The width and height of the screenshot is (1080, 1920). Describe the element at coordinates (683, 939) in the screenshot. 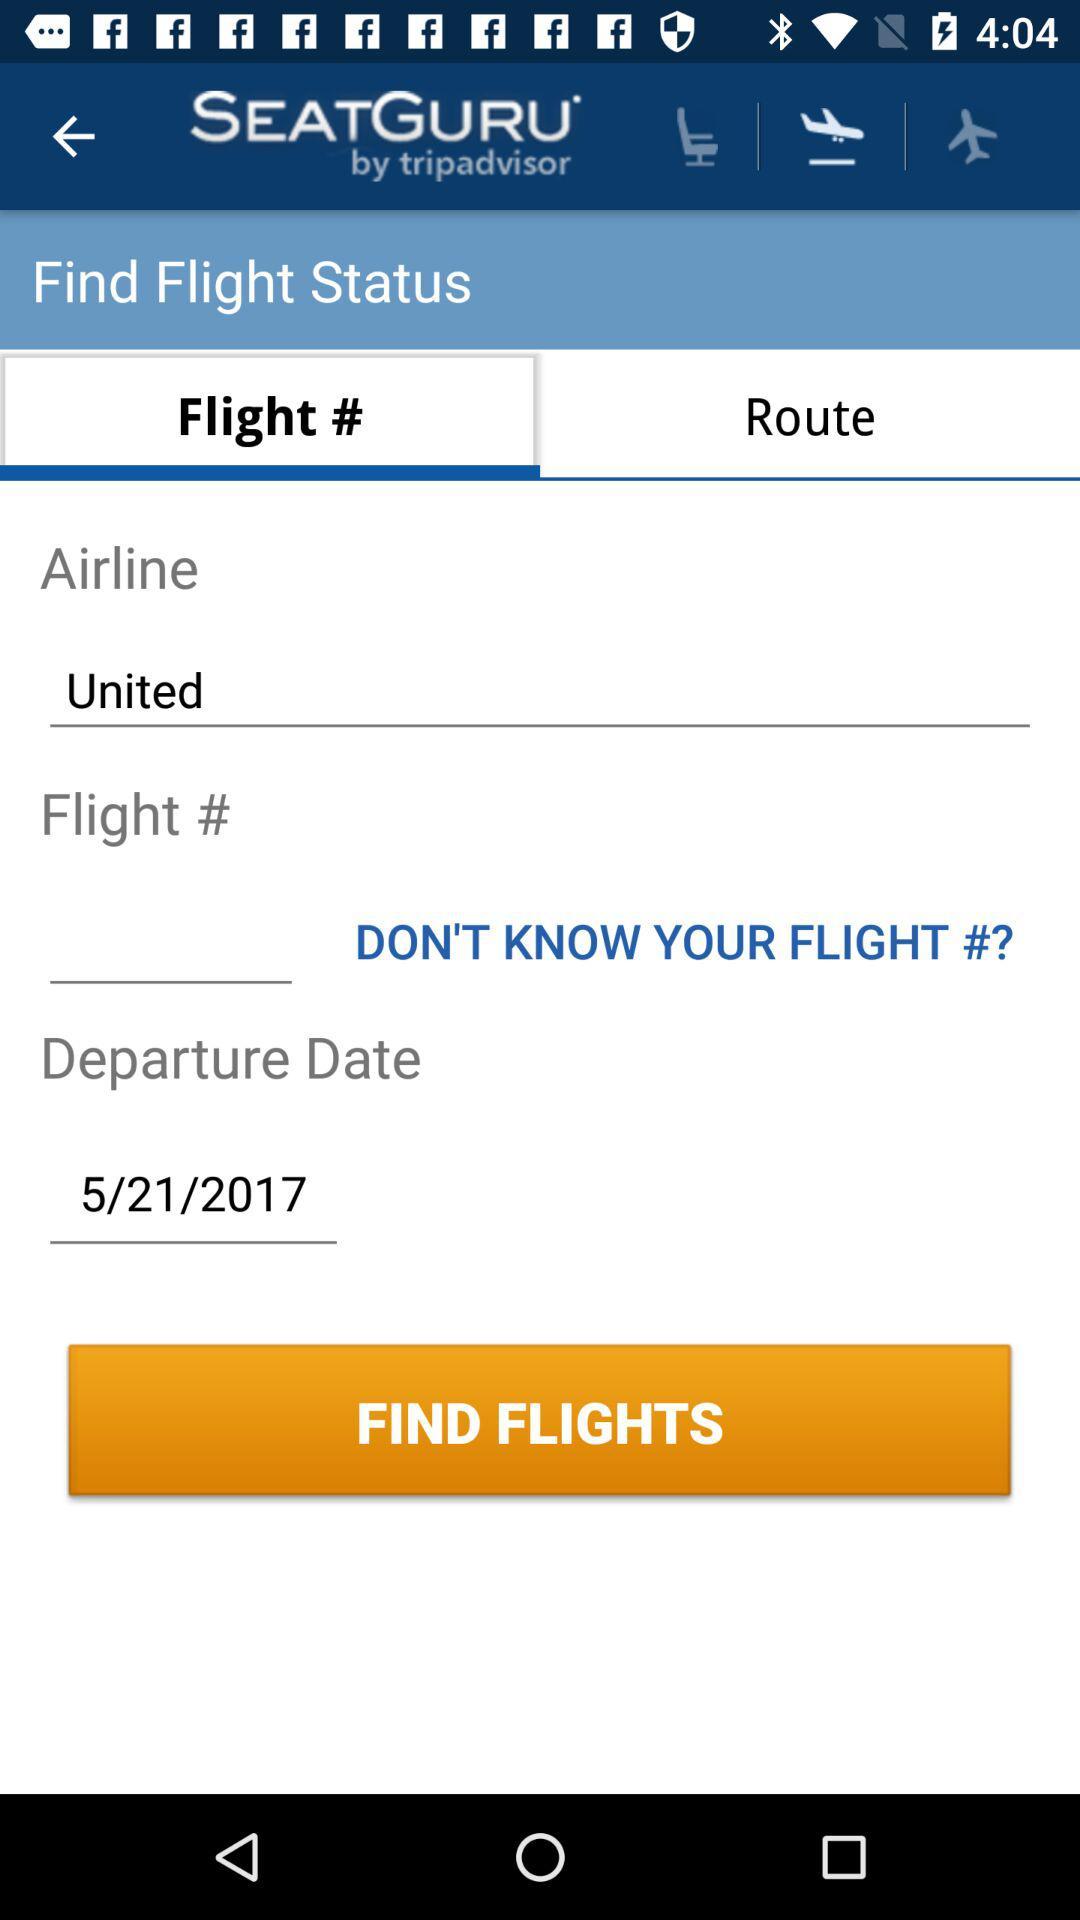

I see `item above departure date item` at that location.